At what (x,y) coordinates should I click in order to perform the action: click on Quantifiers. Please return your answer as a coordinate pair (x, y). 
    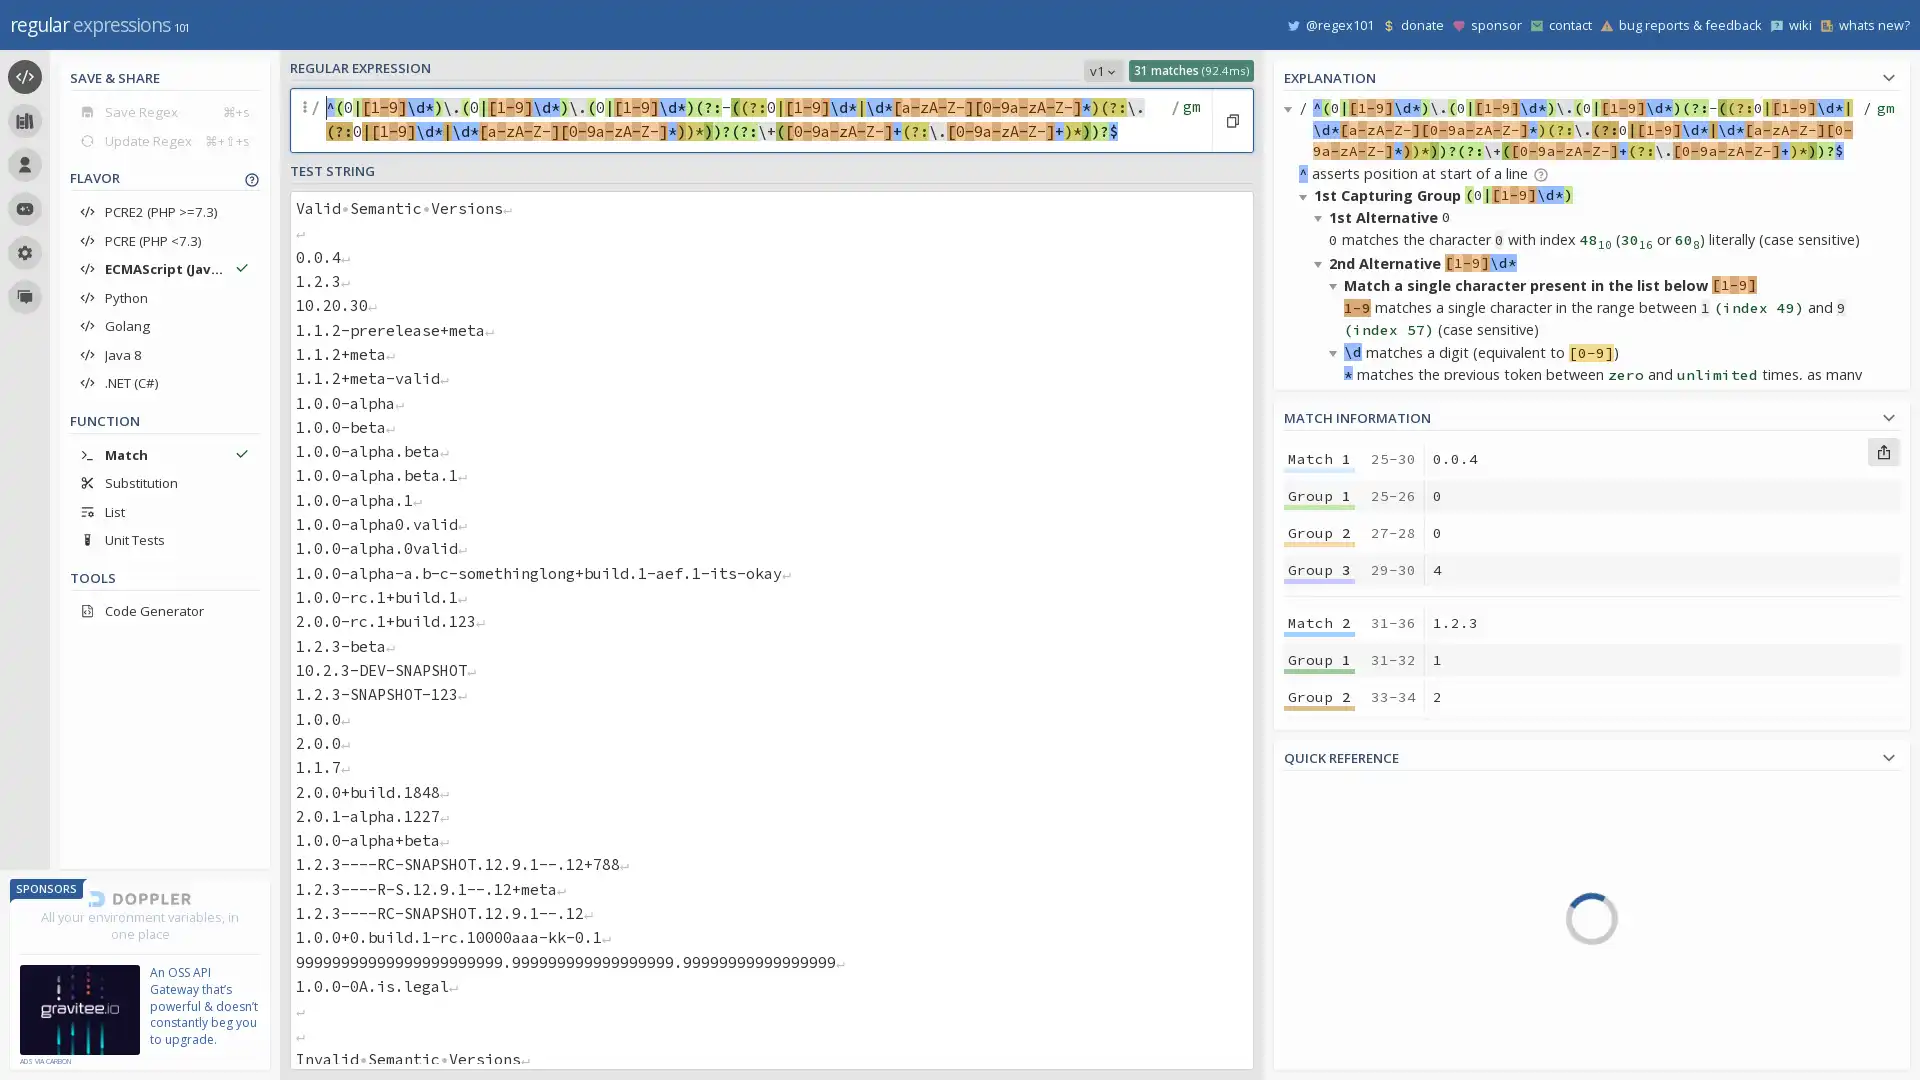
    Looking at the image, I should click on (1377, 971).